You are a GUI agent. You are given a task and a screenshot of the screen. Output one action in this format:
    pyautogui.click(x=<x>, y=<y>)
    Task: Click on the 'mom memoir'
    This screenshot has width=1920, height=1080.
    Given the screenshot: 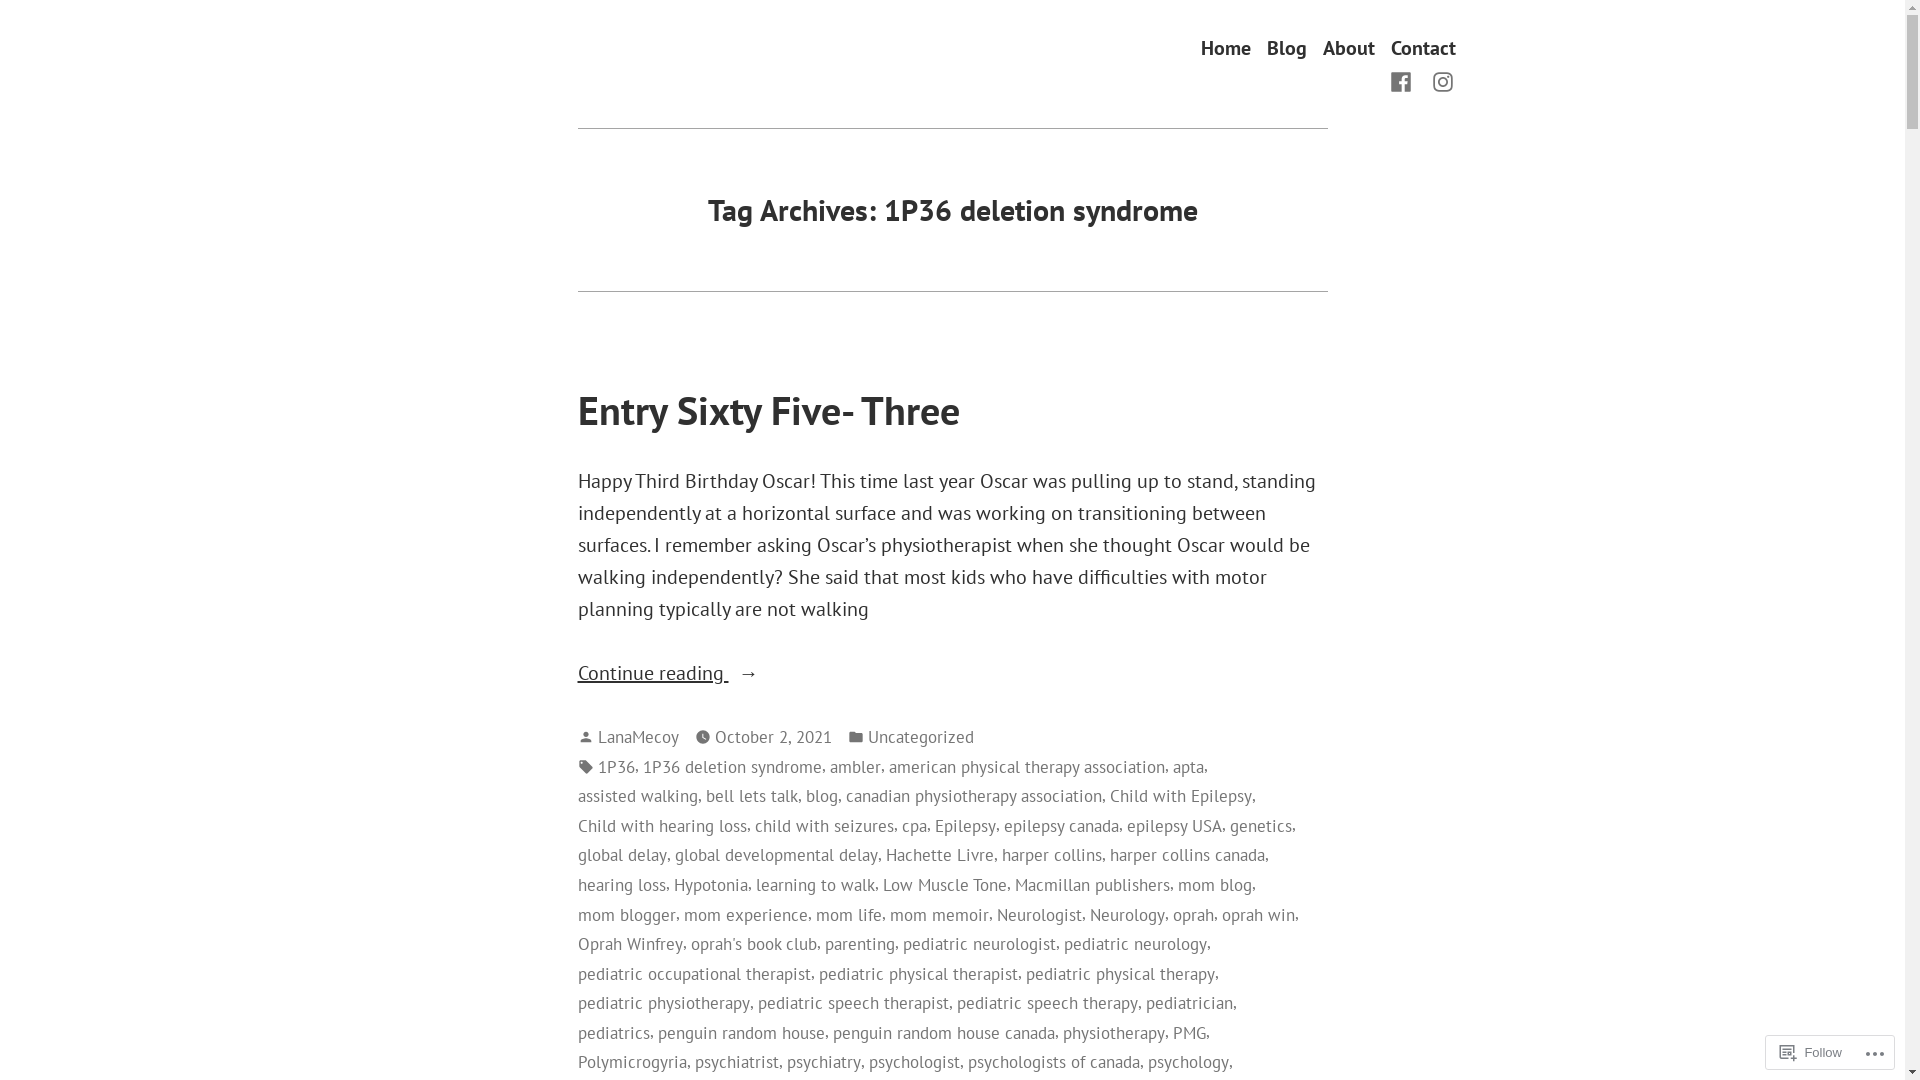 What is the action you would take?
    pyautogui.click(x=938, y=914)
    